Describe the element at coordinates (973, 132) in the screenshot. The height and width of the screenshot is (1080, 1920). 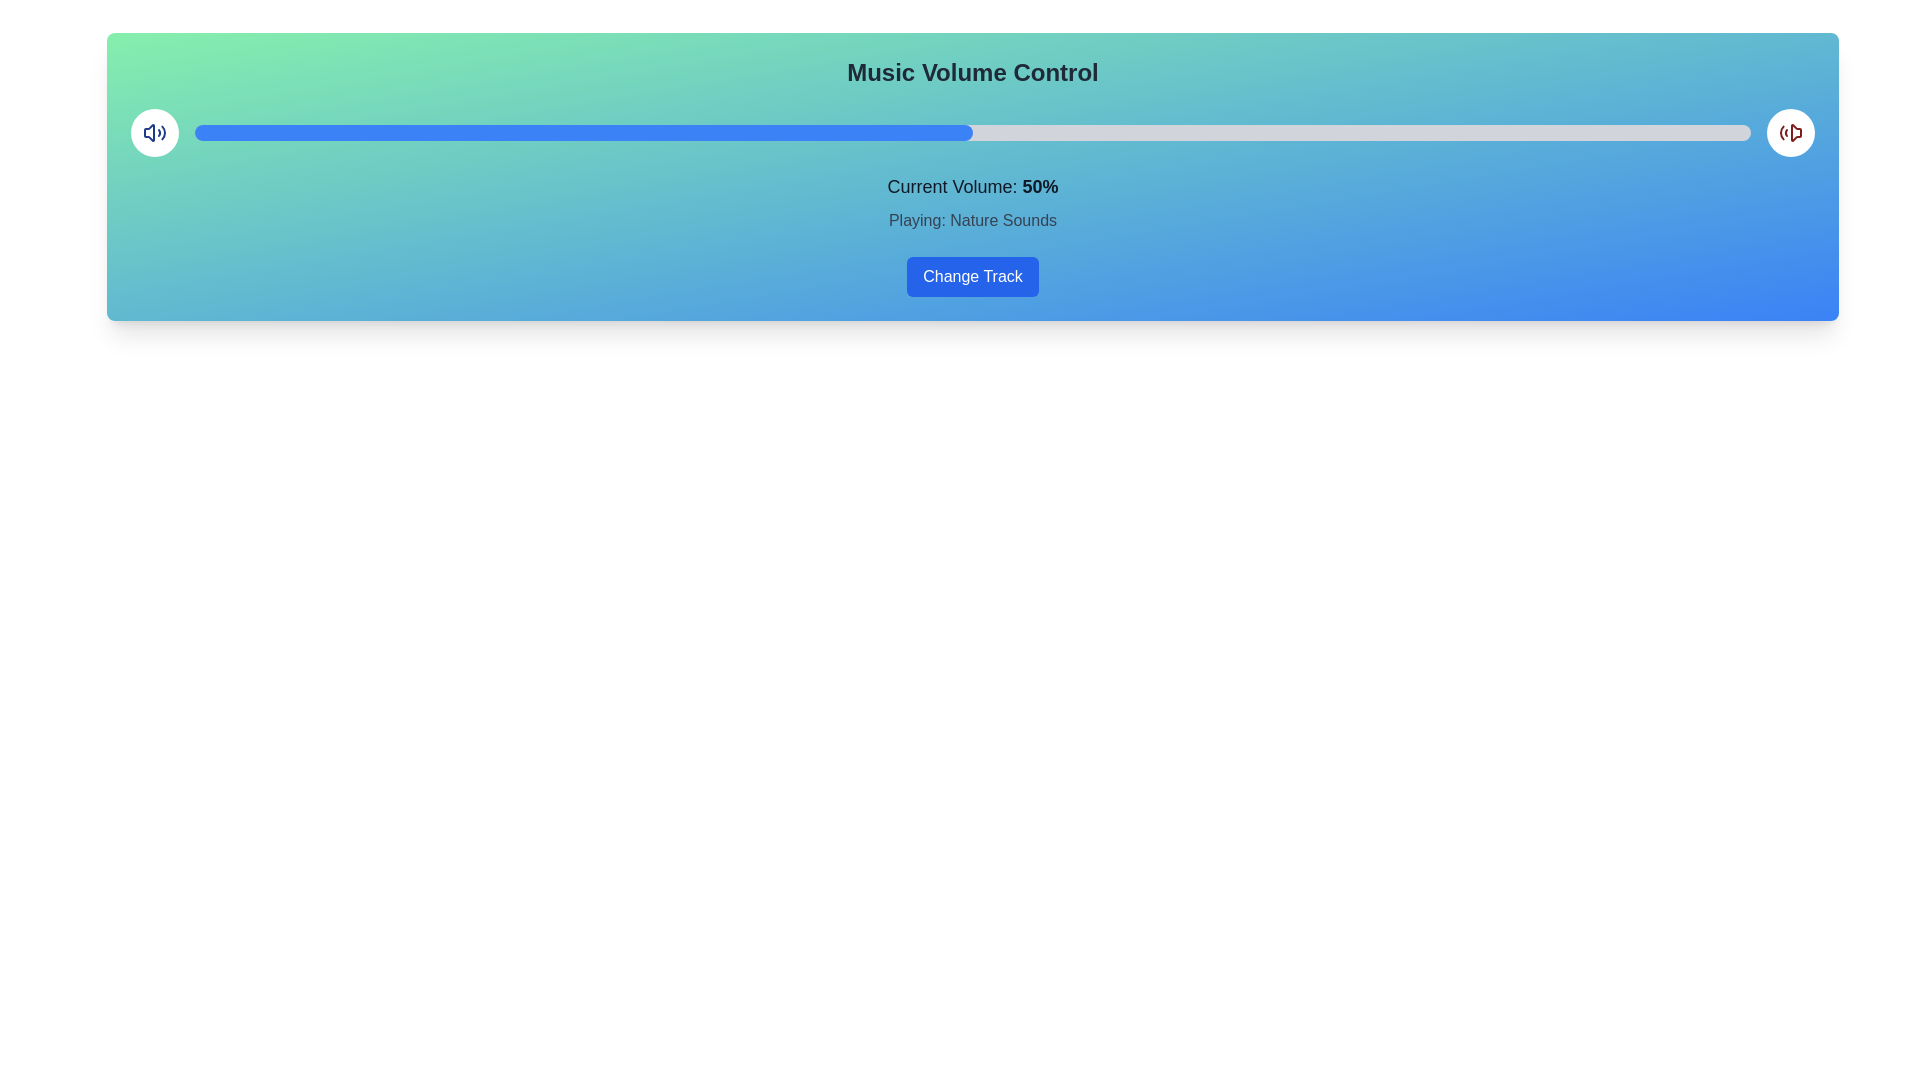
I see `the blue progress bar located in the middle horizontal section of the volume control interface` at that location.